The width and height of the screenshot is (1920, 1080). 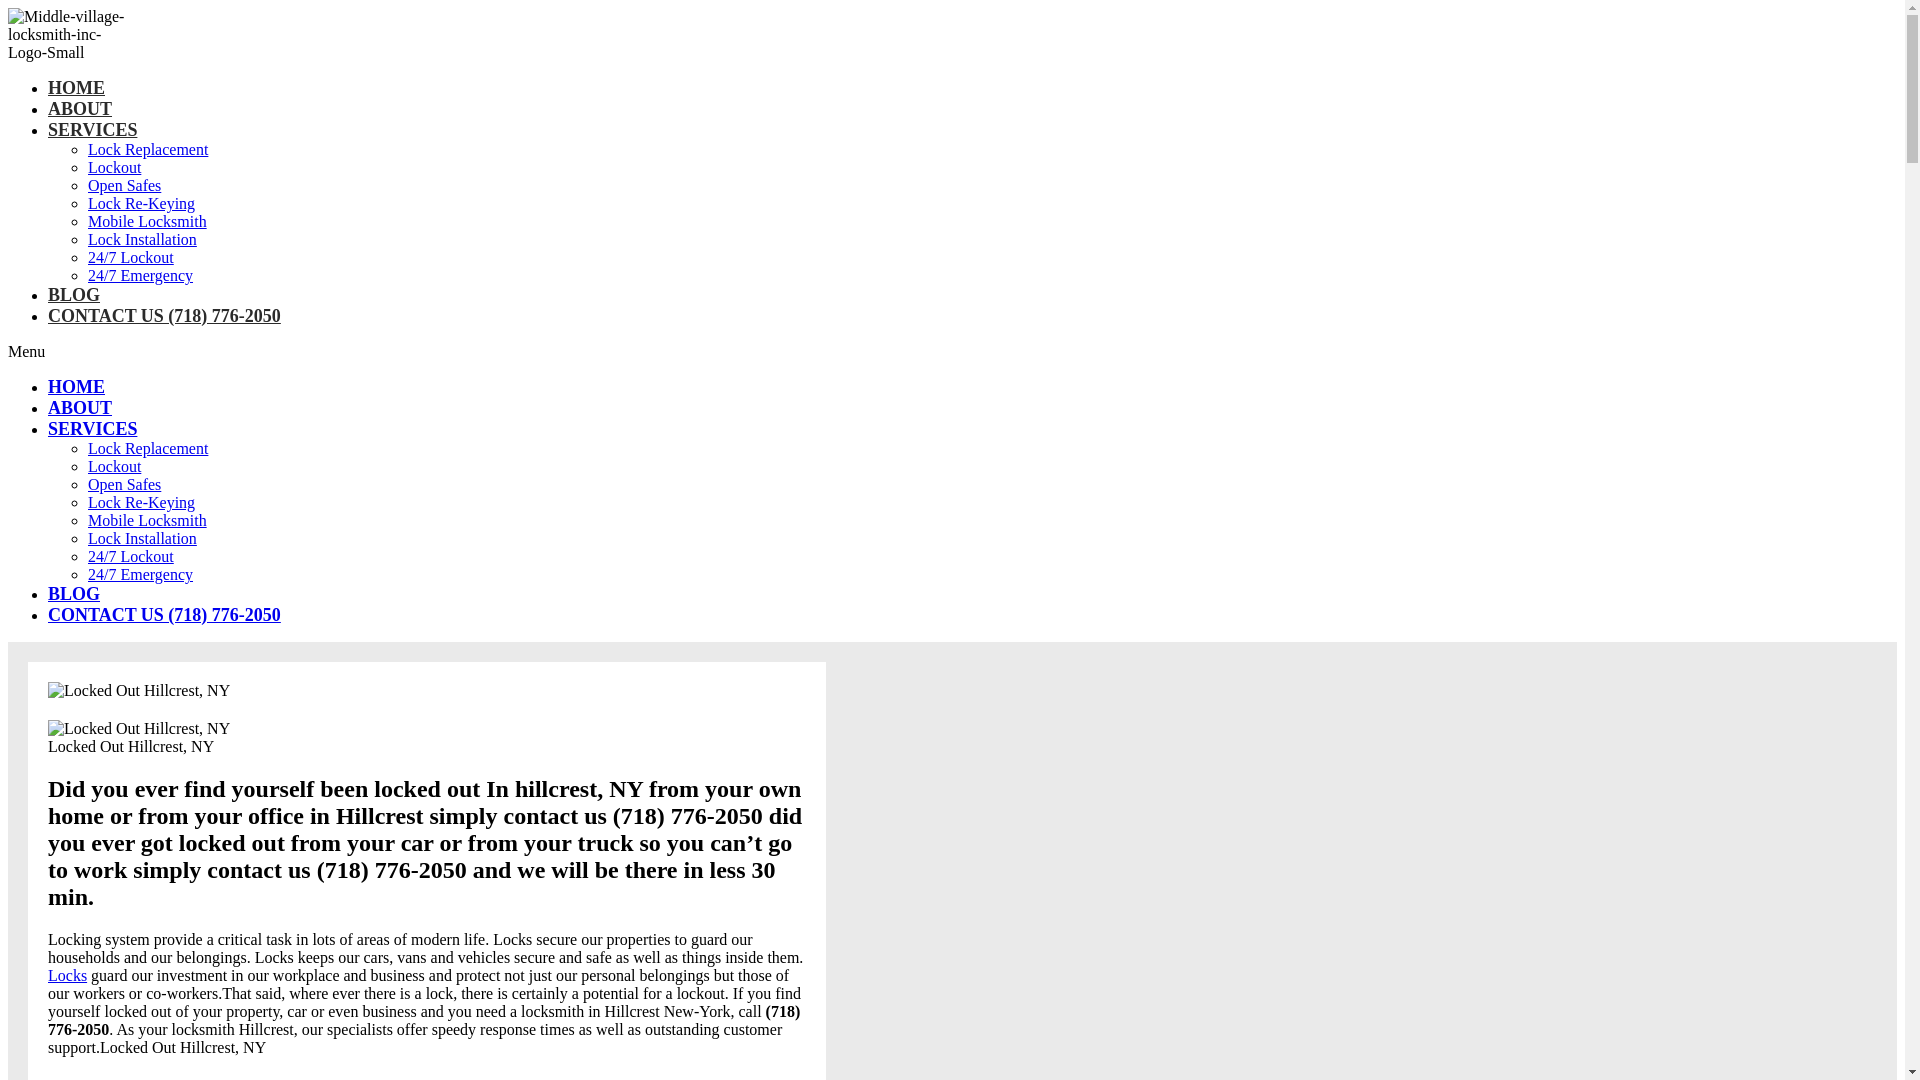 I want to click on 'CONTACT US (718) 776-2050', so click(x=48, y=613).